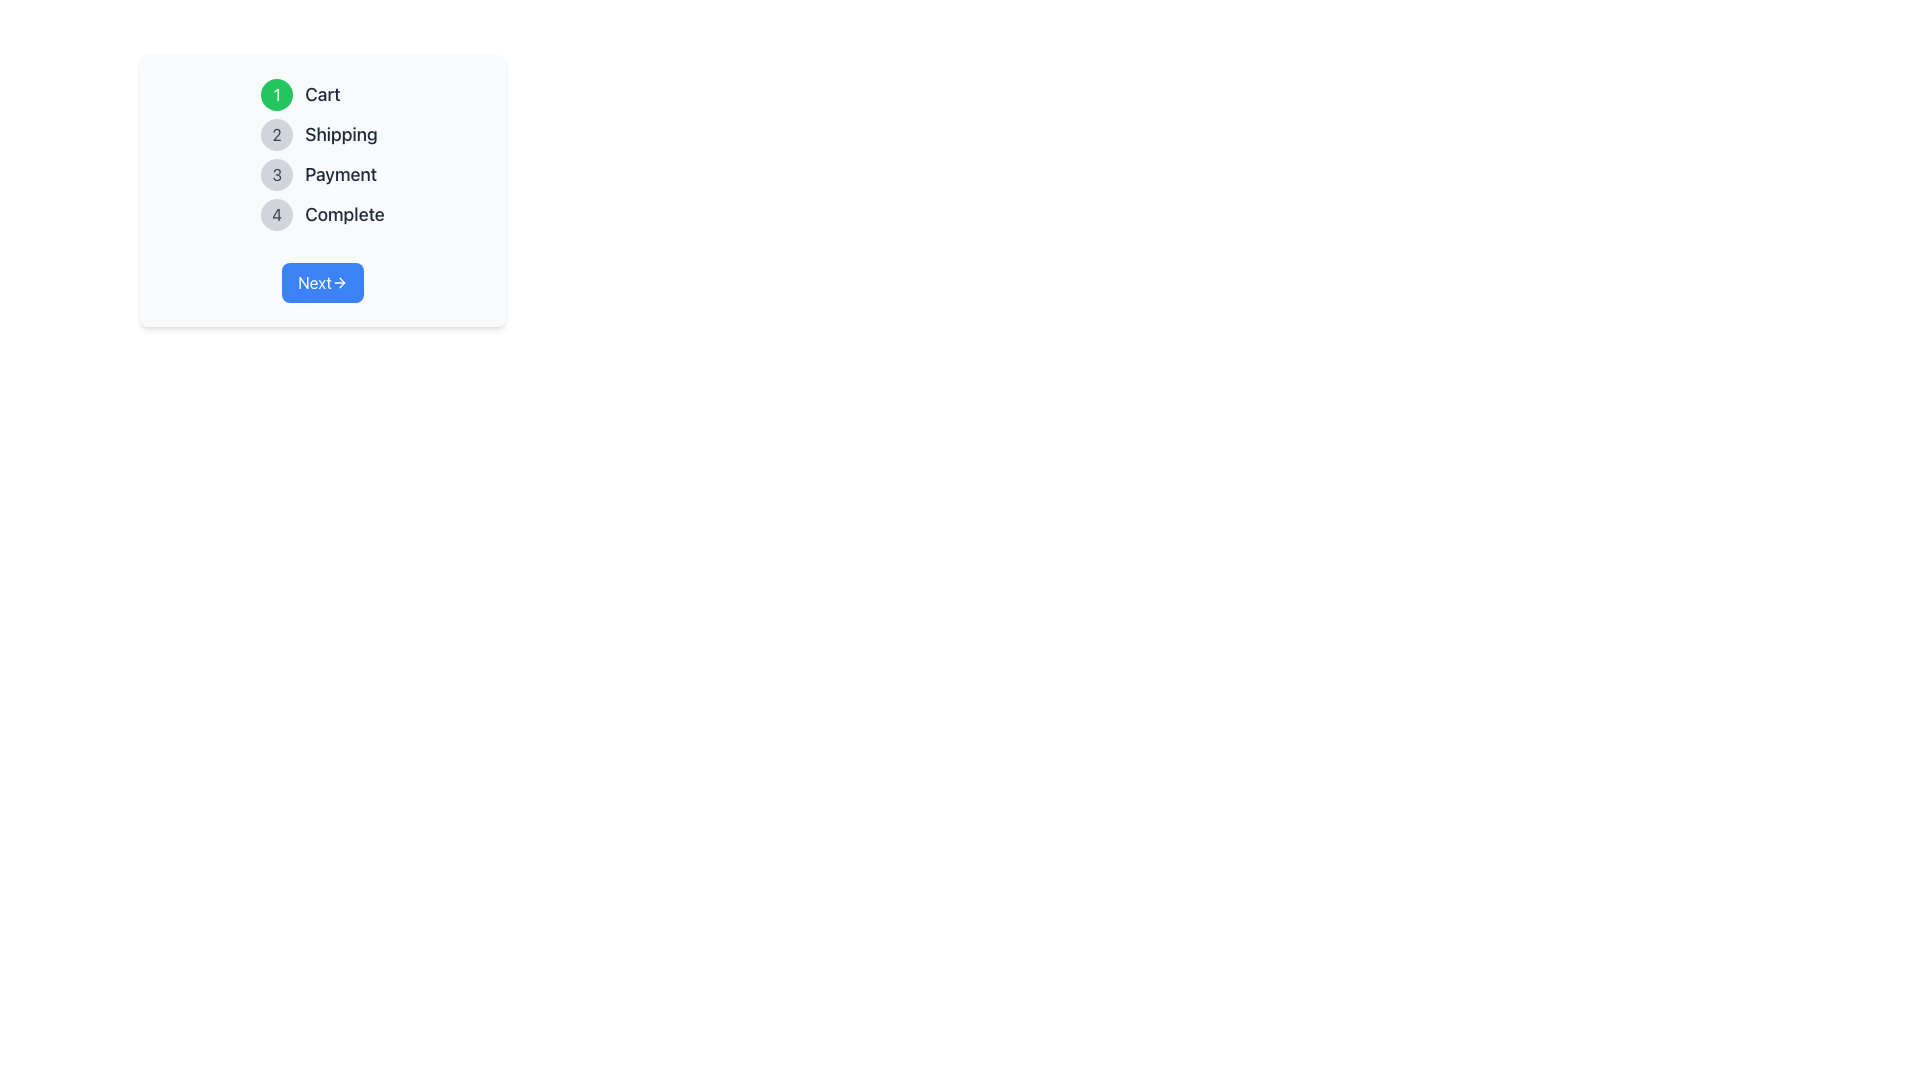  I want to click on the label of the vertical progress stepper, specifically on the icon with the number and label 'Cart', 'Shipping', 'Payment', or 'Complete', so click(322, 153).